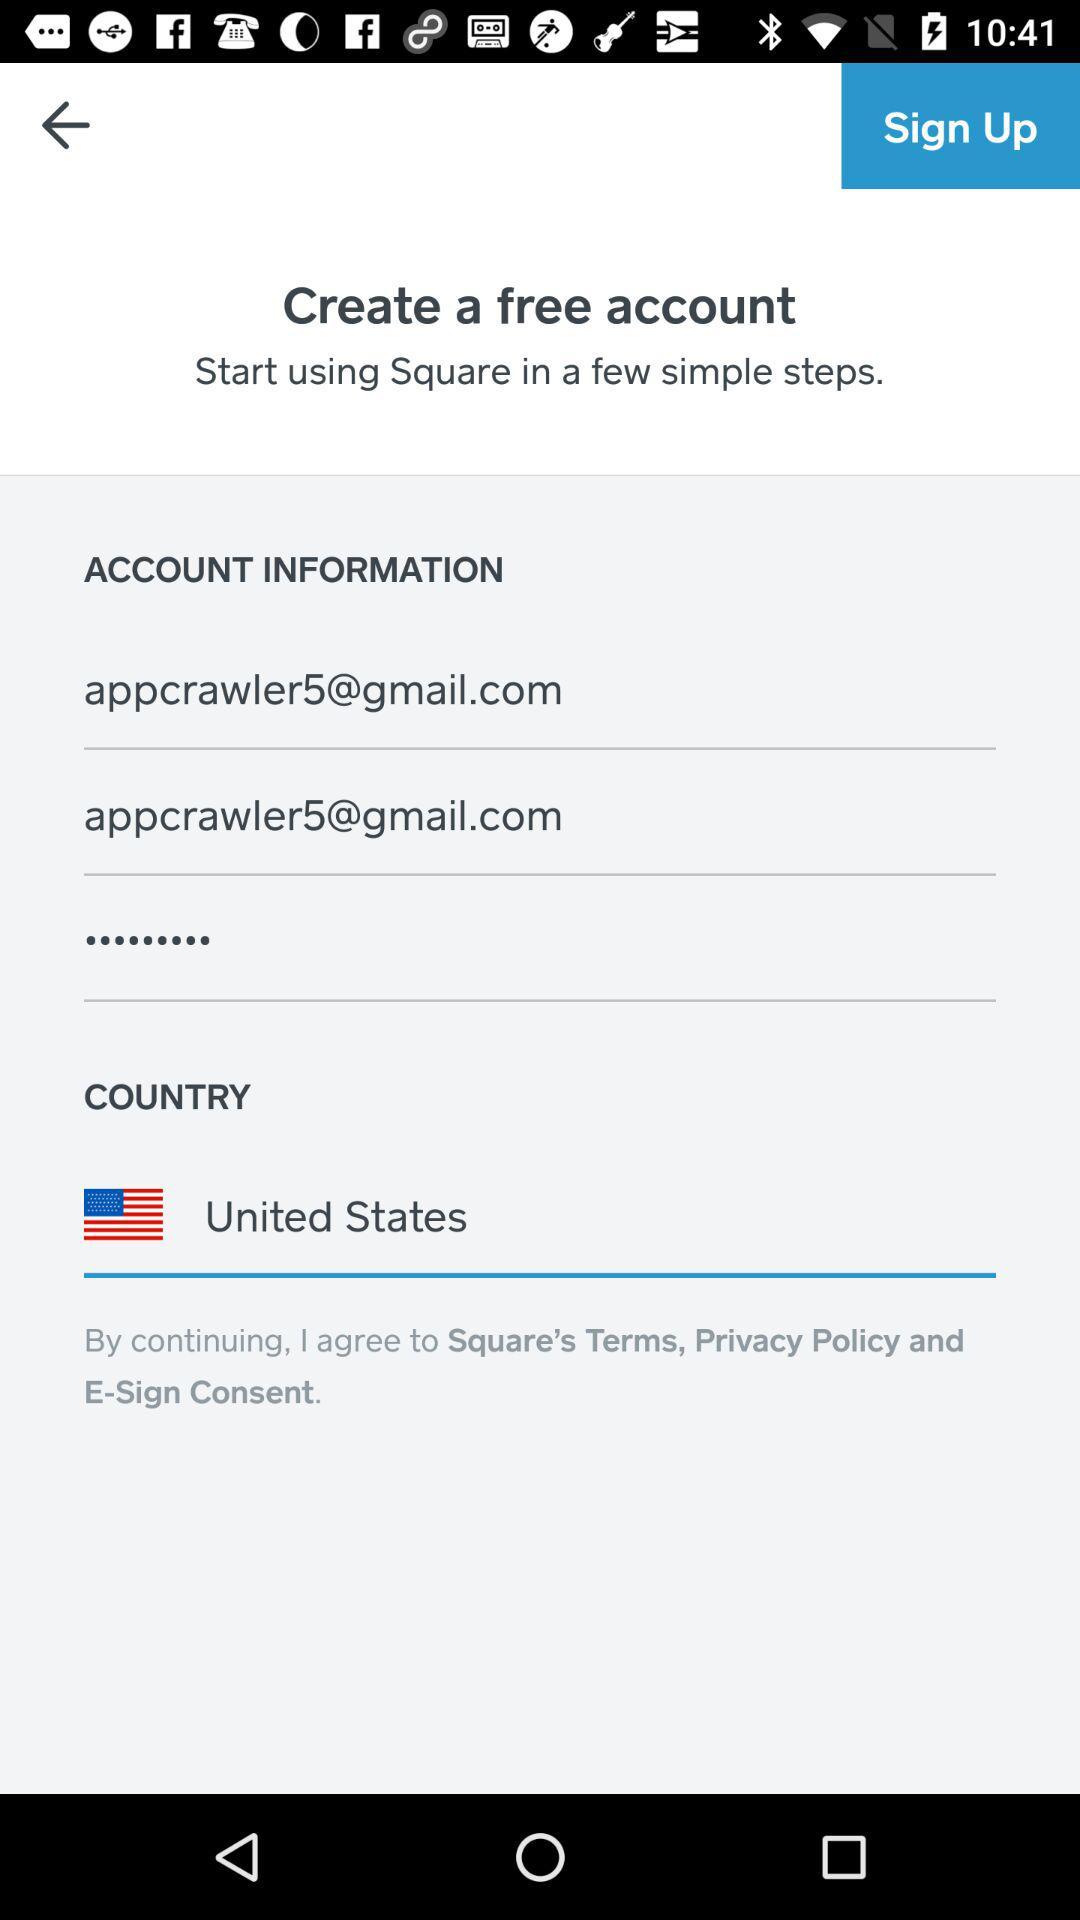 The width and height of the screenshot is (1080, 1920). I want to click on the text in second line under account information, so click(560, 814).